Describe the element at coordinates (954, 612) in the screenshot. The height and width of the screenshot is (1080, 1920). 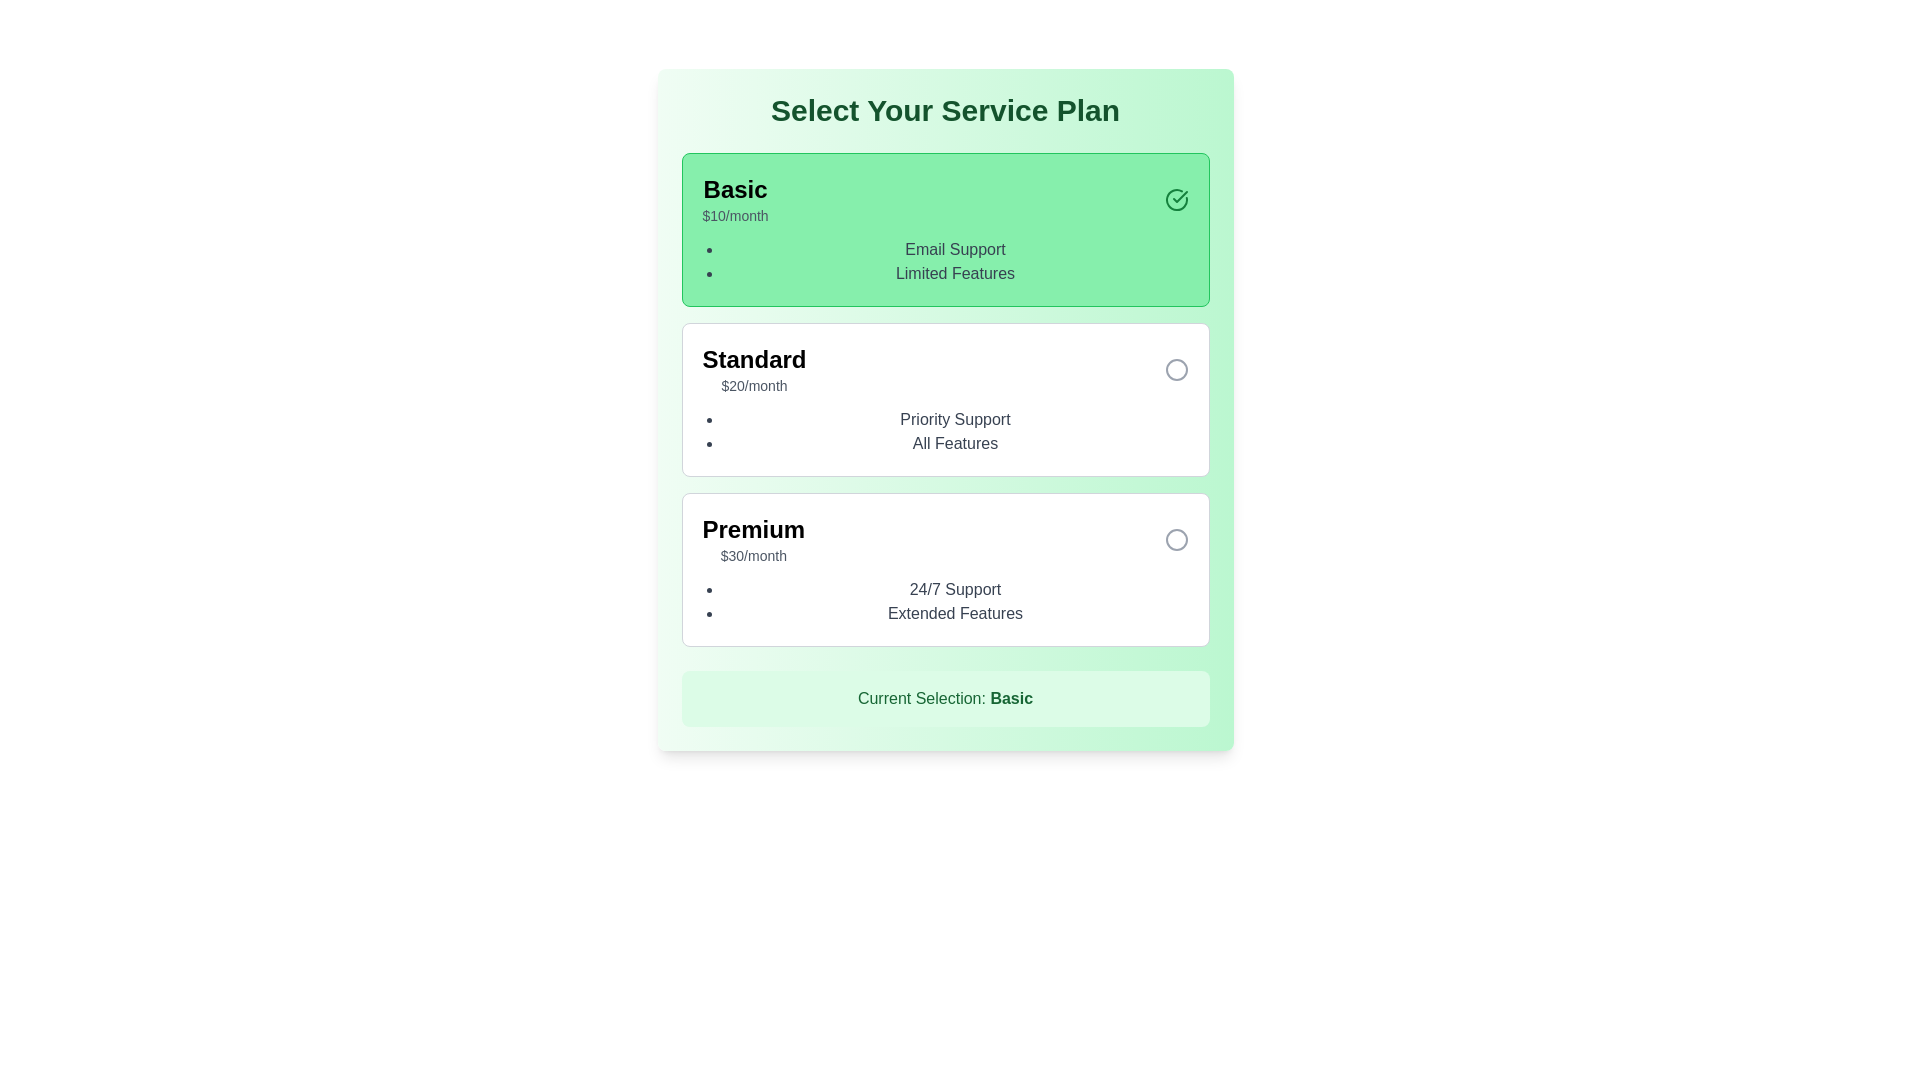
I see `the text that informs users about the availability of extended features in the Premium service plan tier as part of the keyboard-navigation flow` at that location.